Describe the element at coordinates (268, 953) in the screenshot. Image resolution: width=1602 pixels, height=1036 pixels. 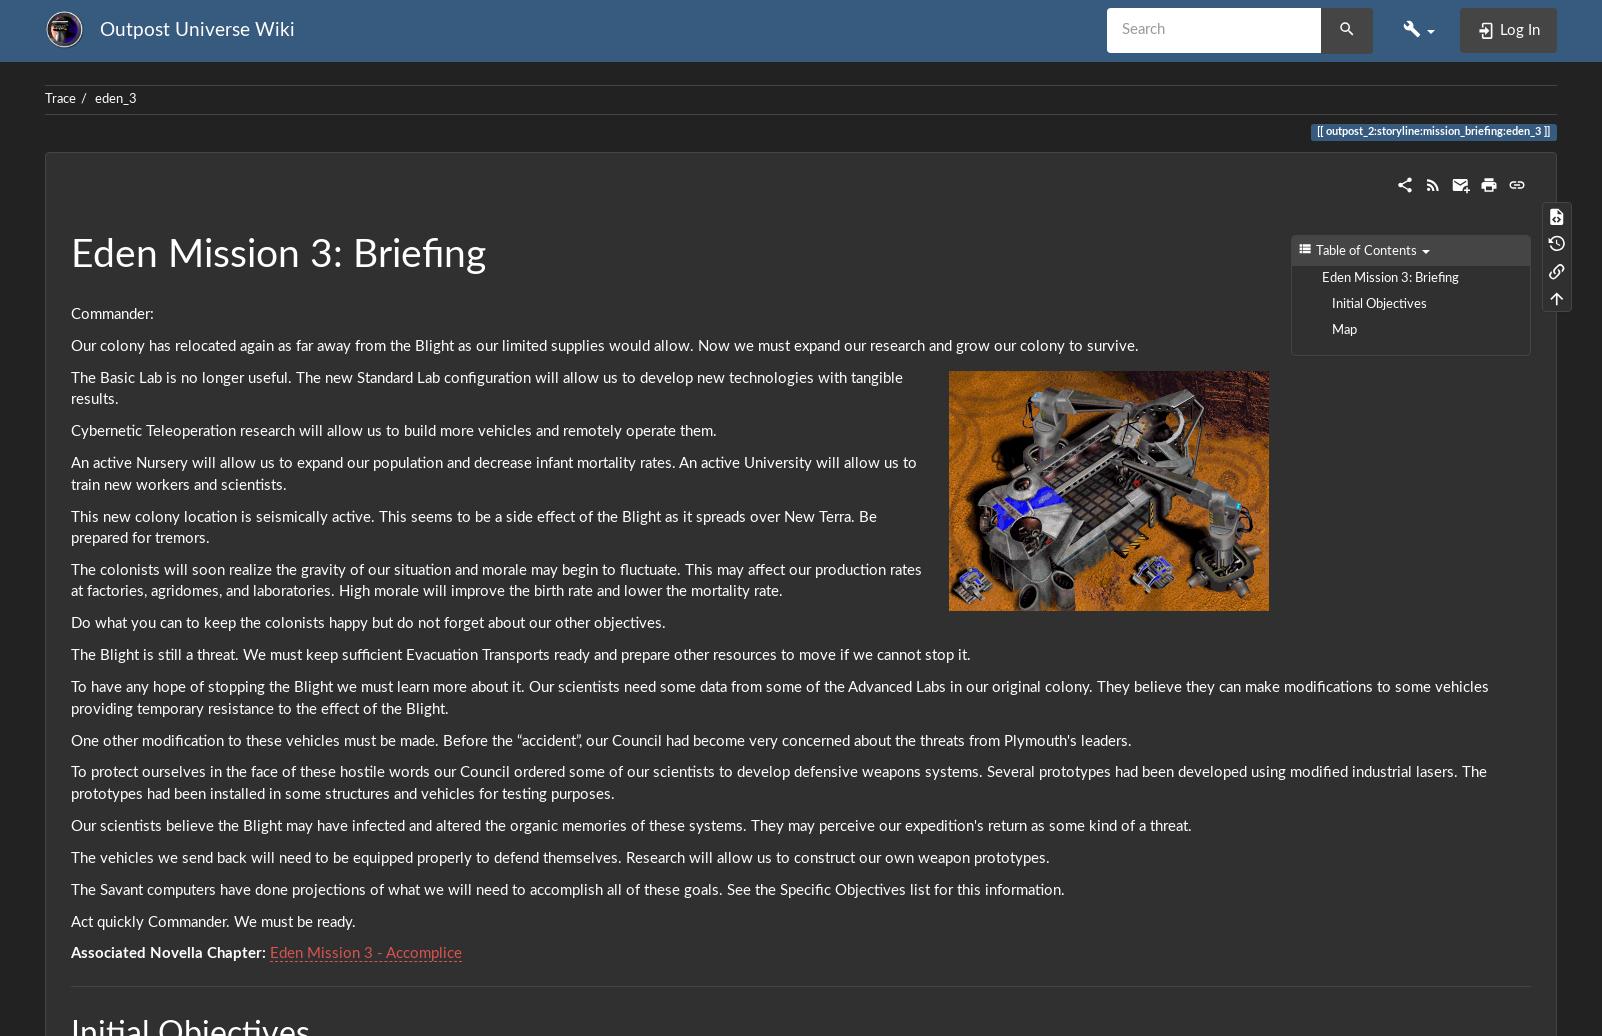
I see `'Eden Mission 3 - Accomplice'` at that location.